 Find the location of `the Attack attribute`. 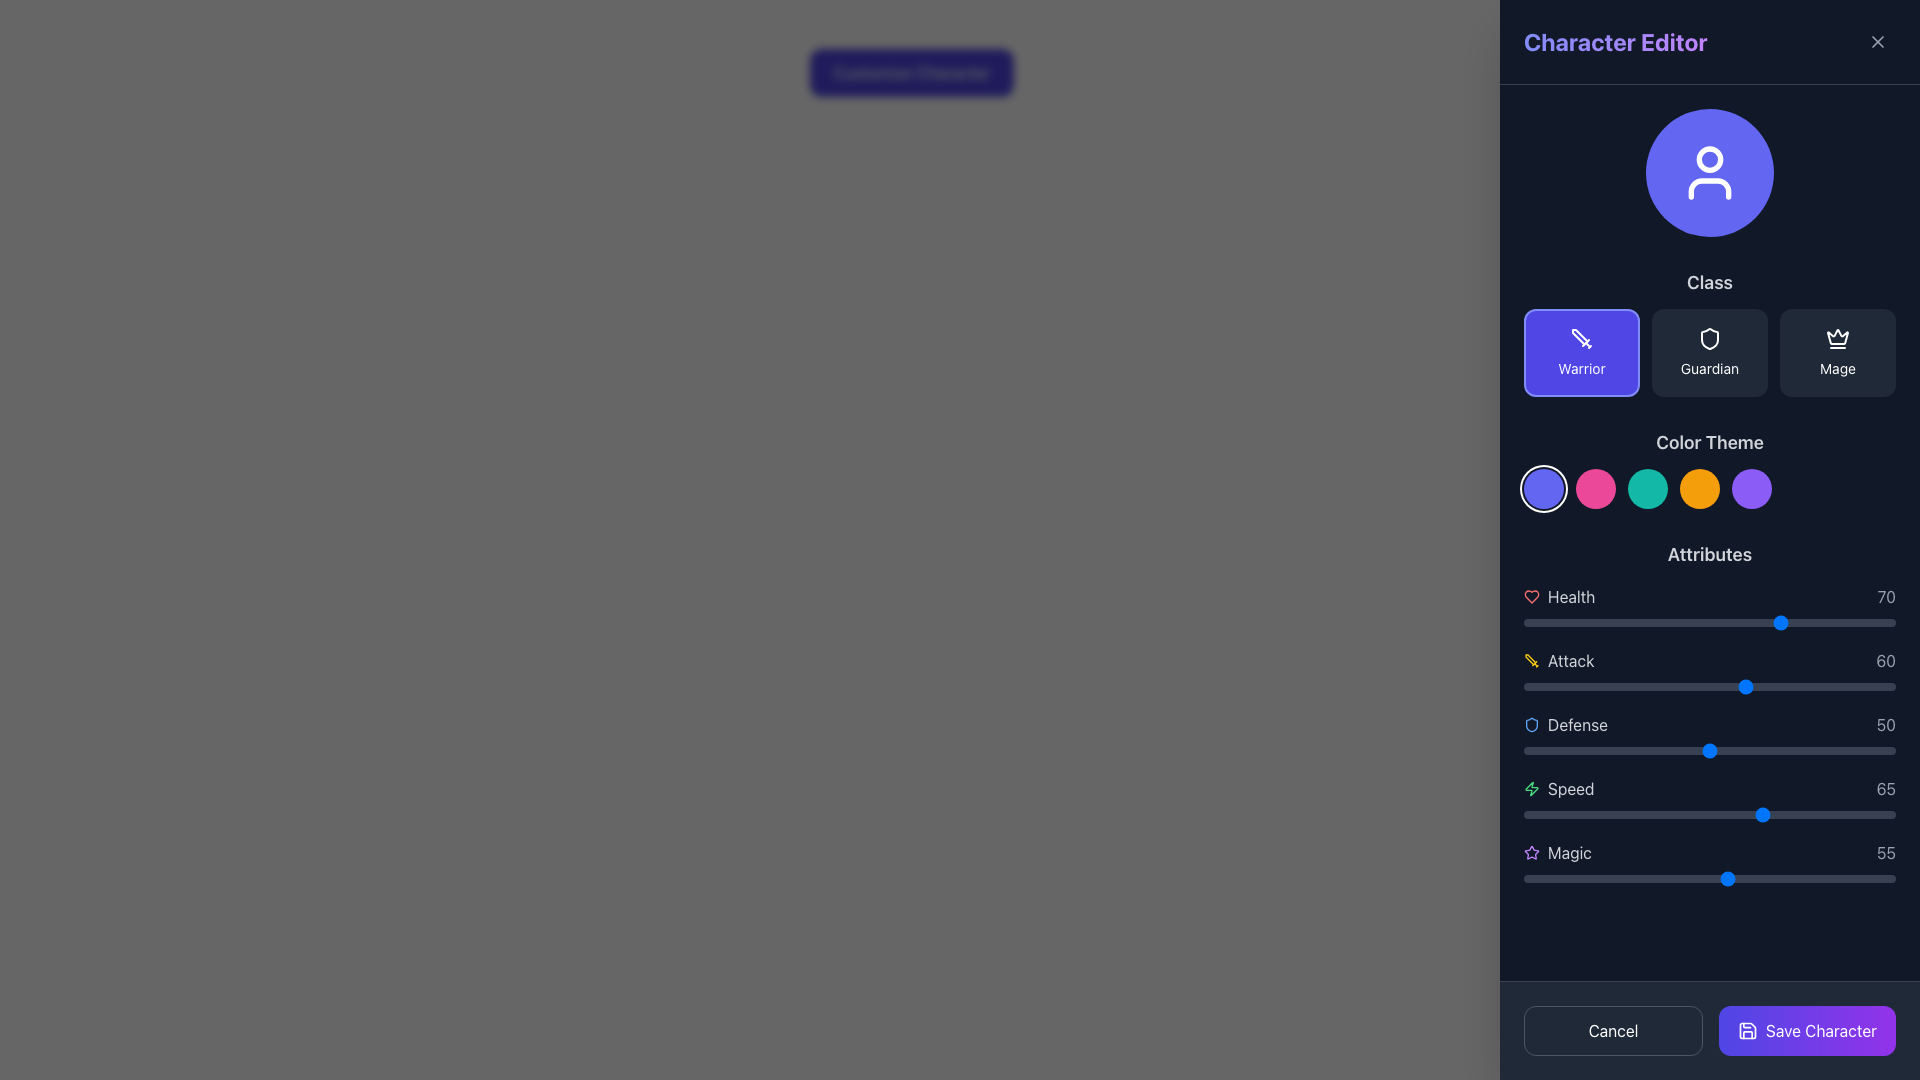

the Attack attribute is located at coordinates (1672, 685).